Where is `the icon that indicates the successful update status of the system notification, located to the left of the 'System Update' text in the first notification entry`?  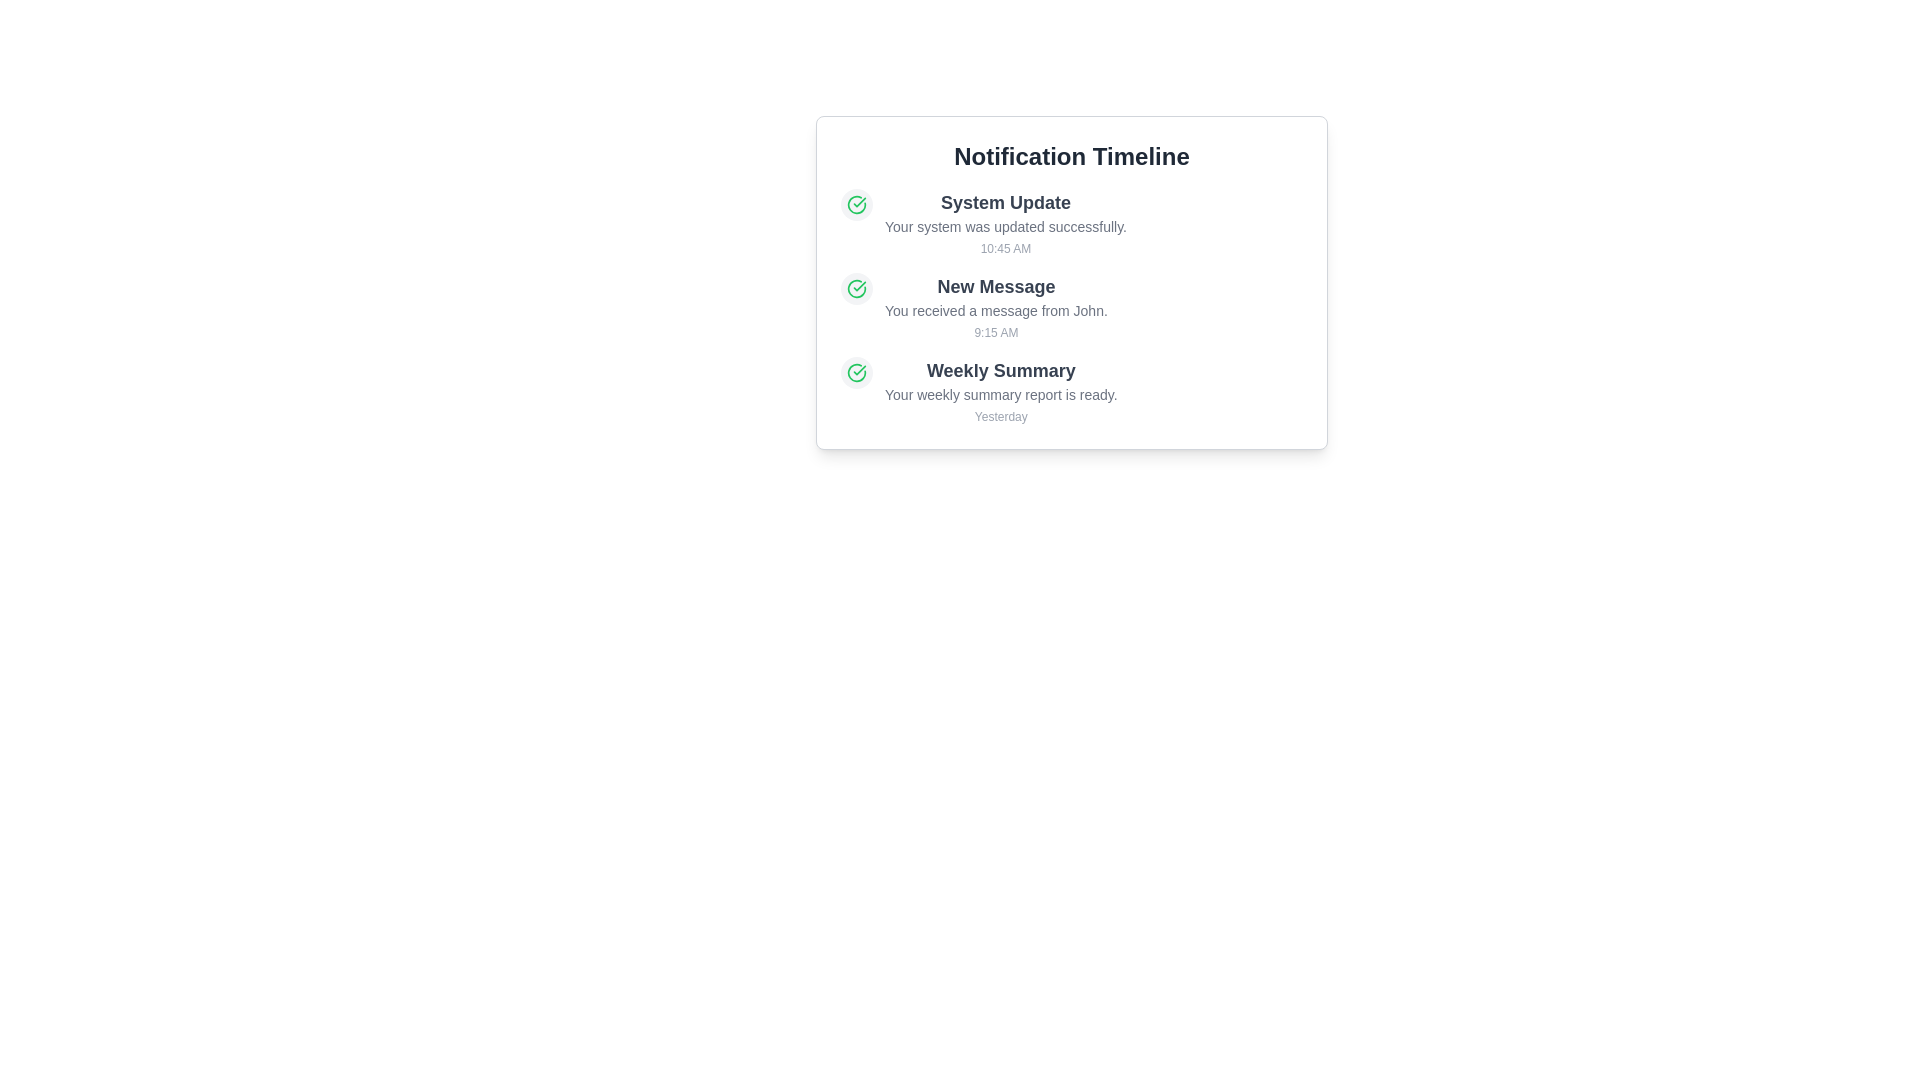 the icon that indicates the successful update status of the system notification, located to the left of the 'System Update' text in the first notification entry is located at coordinates (857, 204).